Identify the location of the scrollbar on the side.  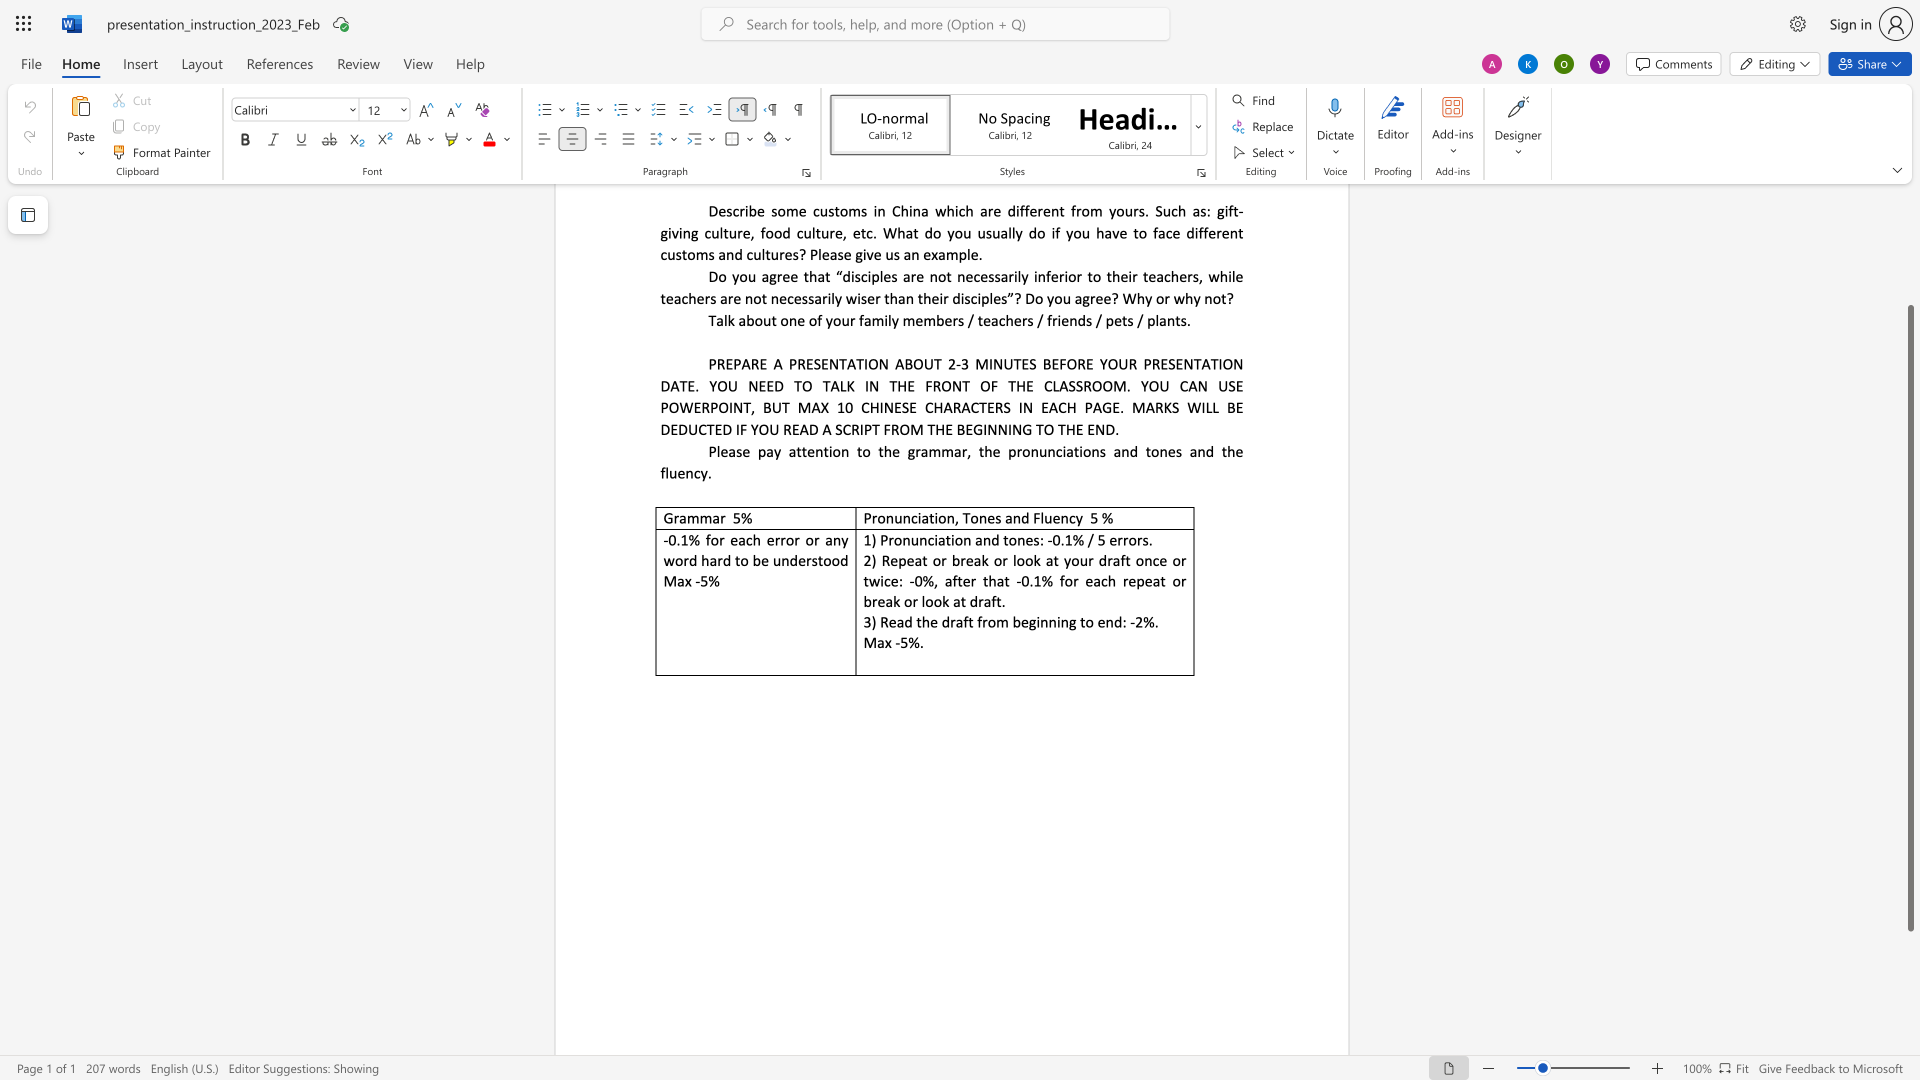
(1909, 219).